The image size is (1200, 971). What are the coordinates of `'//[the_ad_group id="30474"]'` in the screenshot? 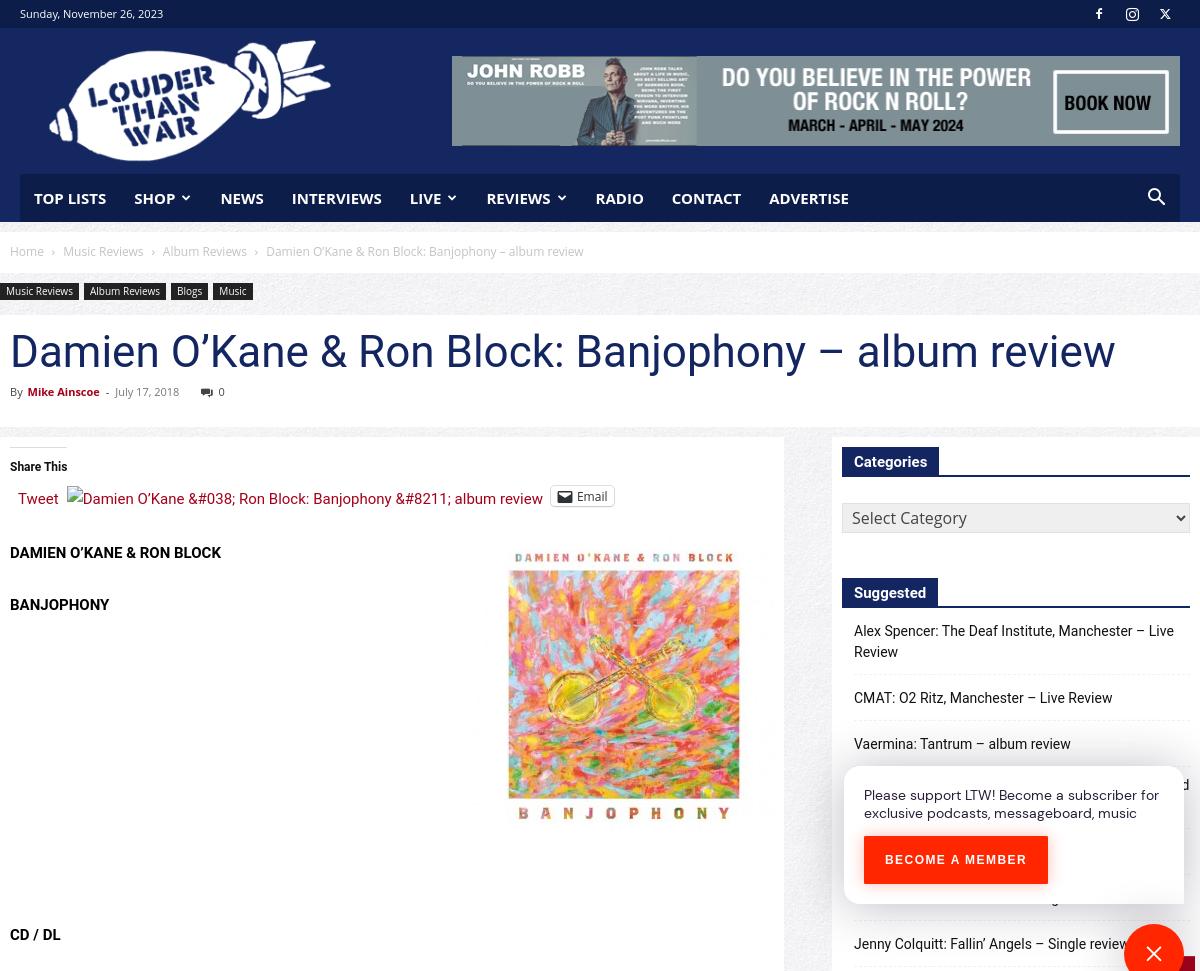 It's located at (814, 65).